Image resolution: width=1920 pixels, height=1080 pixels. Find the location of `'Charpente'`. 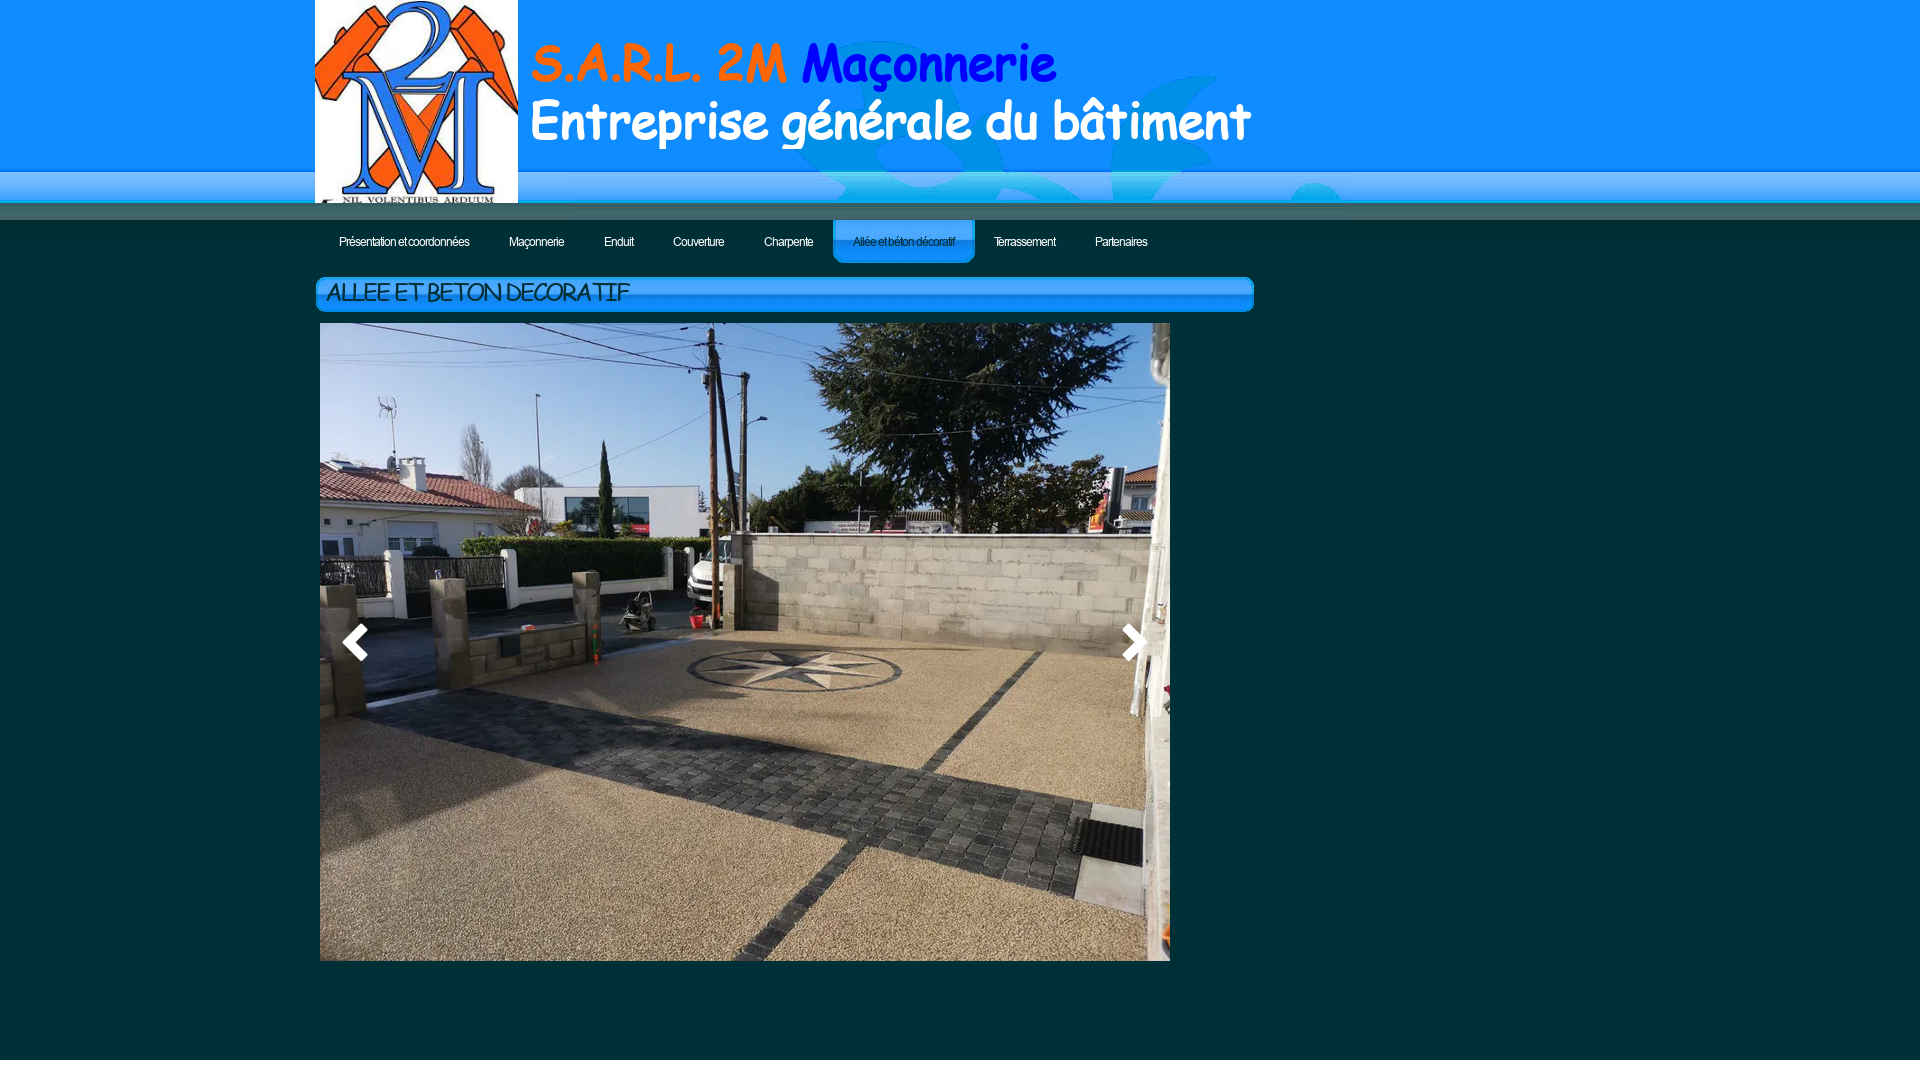

'Charpente' is located at coordinates (787, 240).